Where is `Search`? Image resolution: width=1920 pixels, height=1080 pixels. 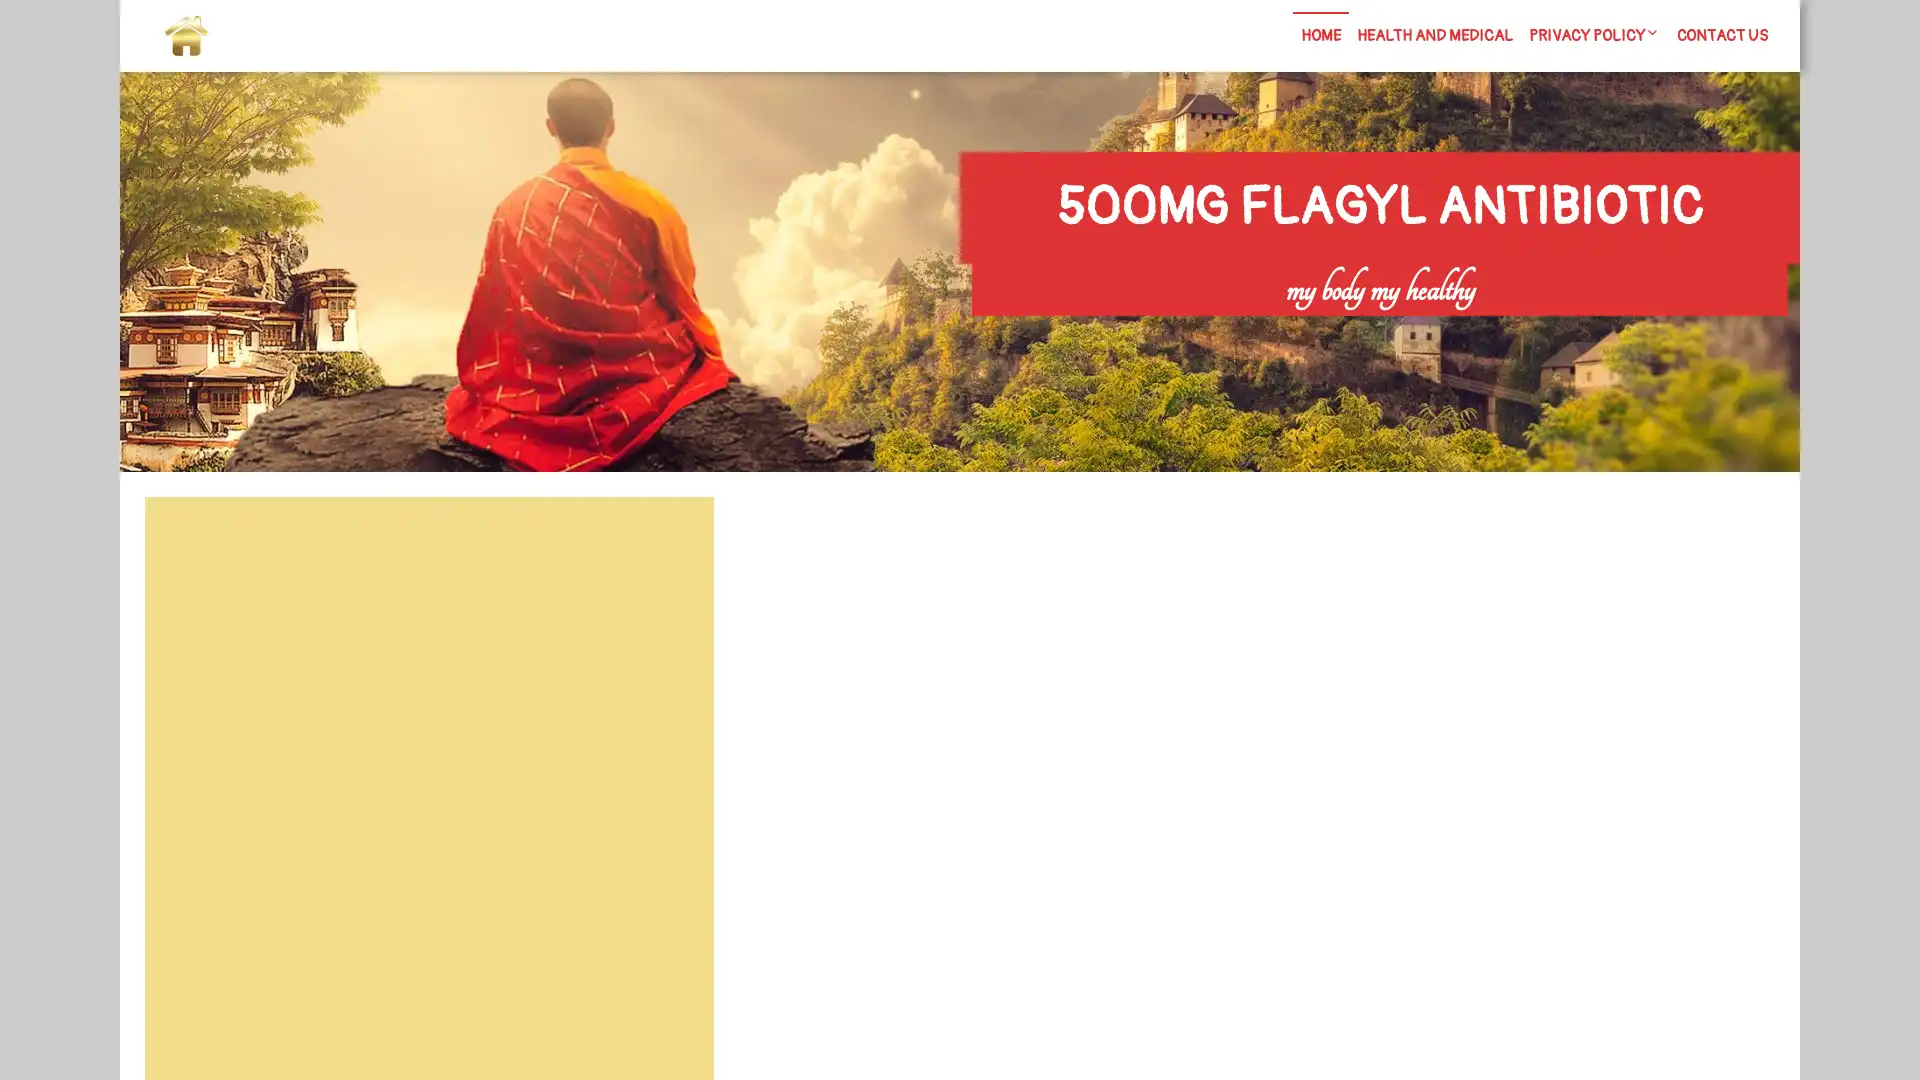 Search is located at coordinates (667, 545).